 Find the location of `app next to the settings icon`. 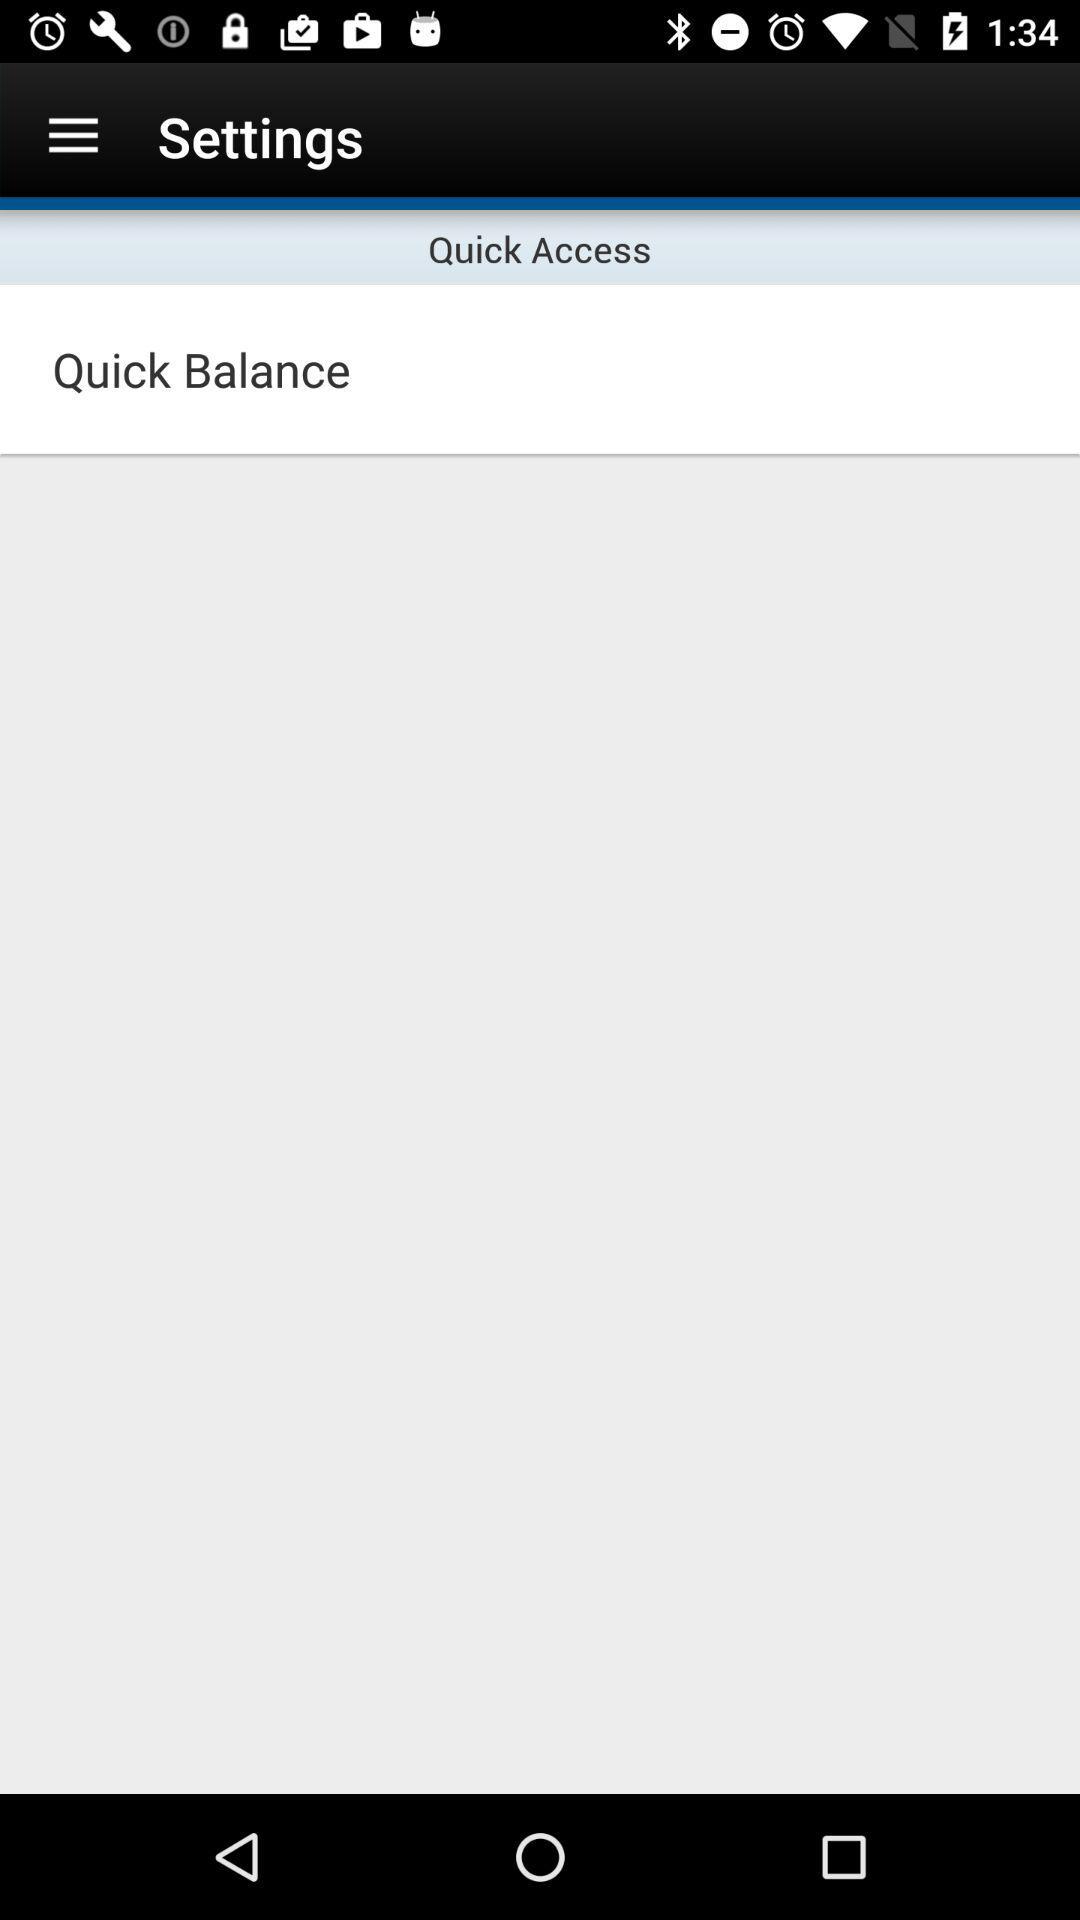

app next to the settings icon is located at coordinates (72, 135).